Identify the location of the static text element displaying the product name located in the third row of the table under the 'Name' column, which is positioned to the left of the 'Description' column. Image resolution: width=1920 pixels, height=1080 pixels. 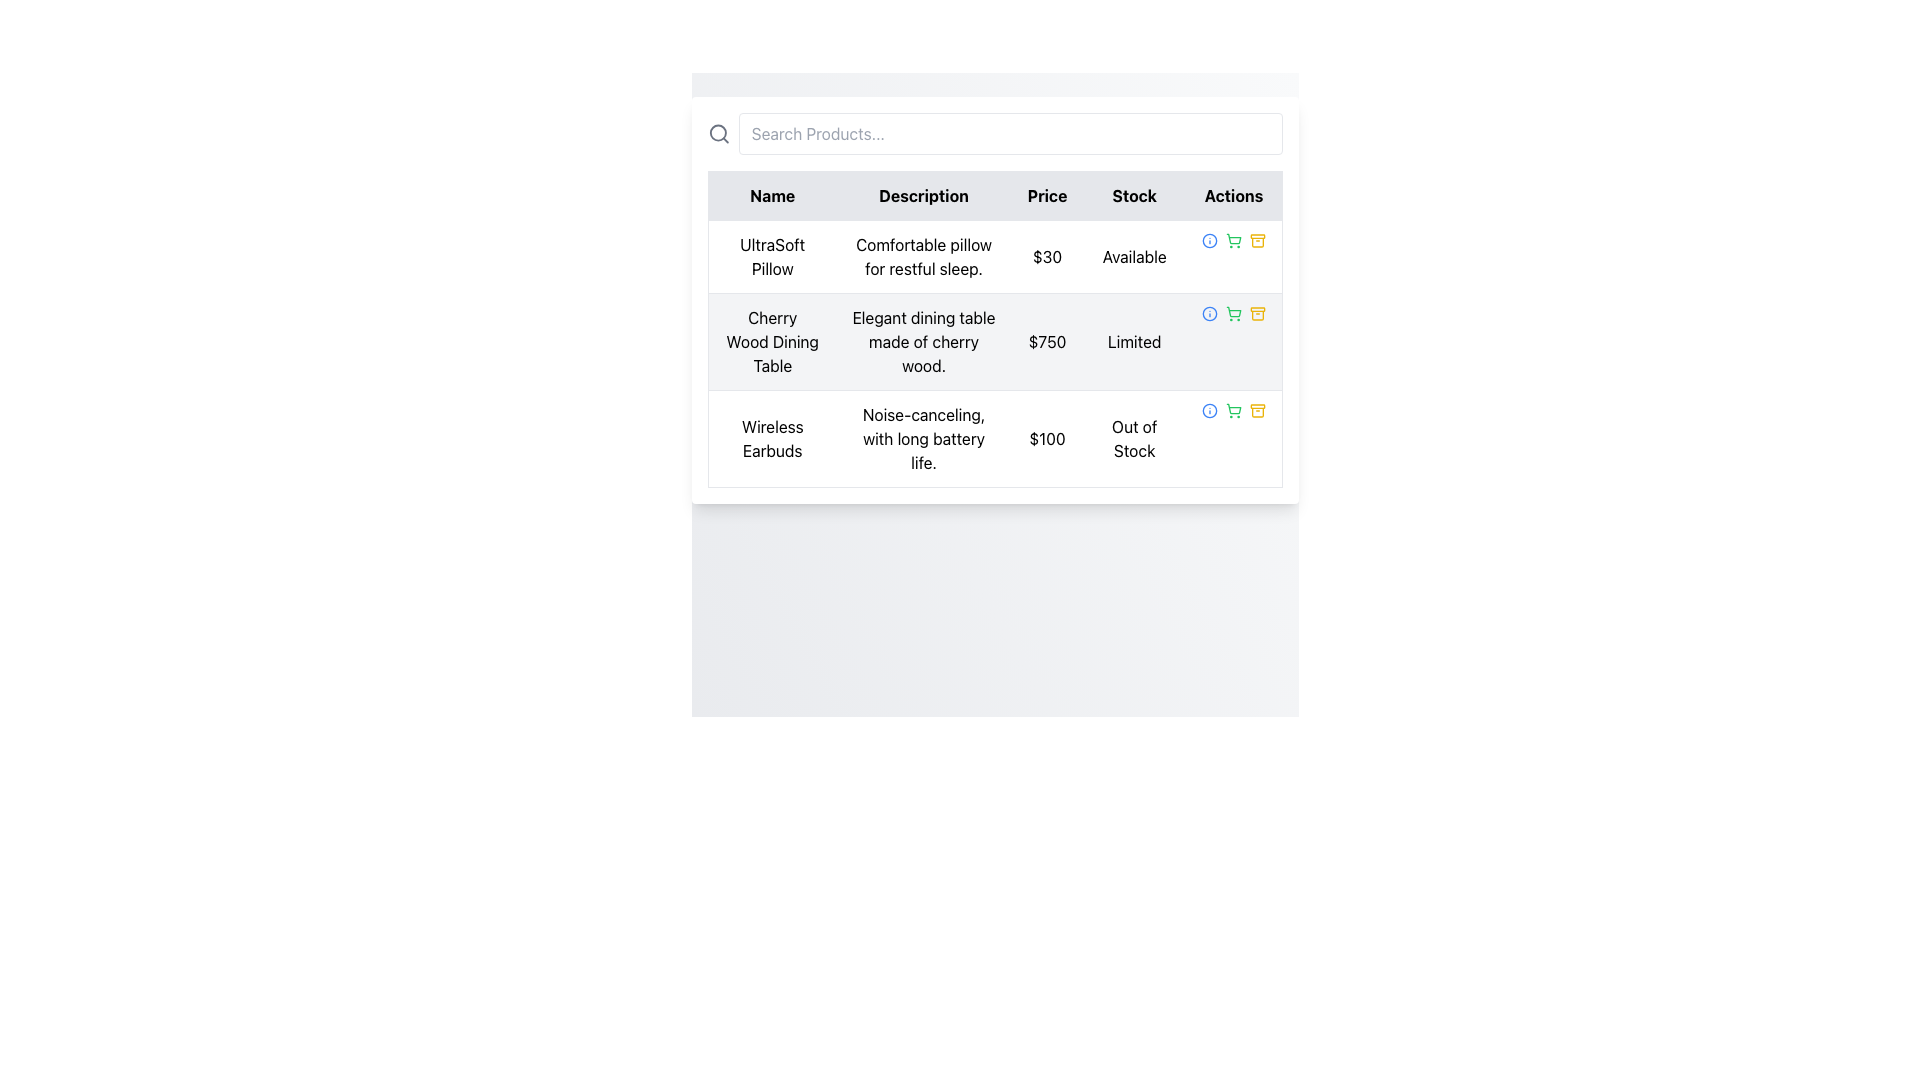
(771, 438).